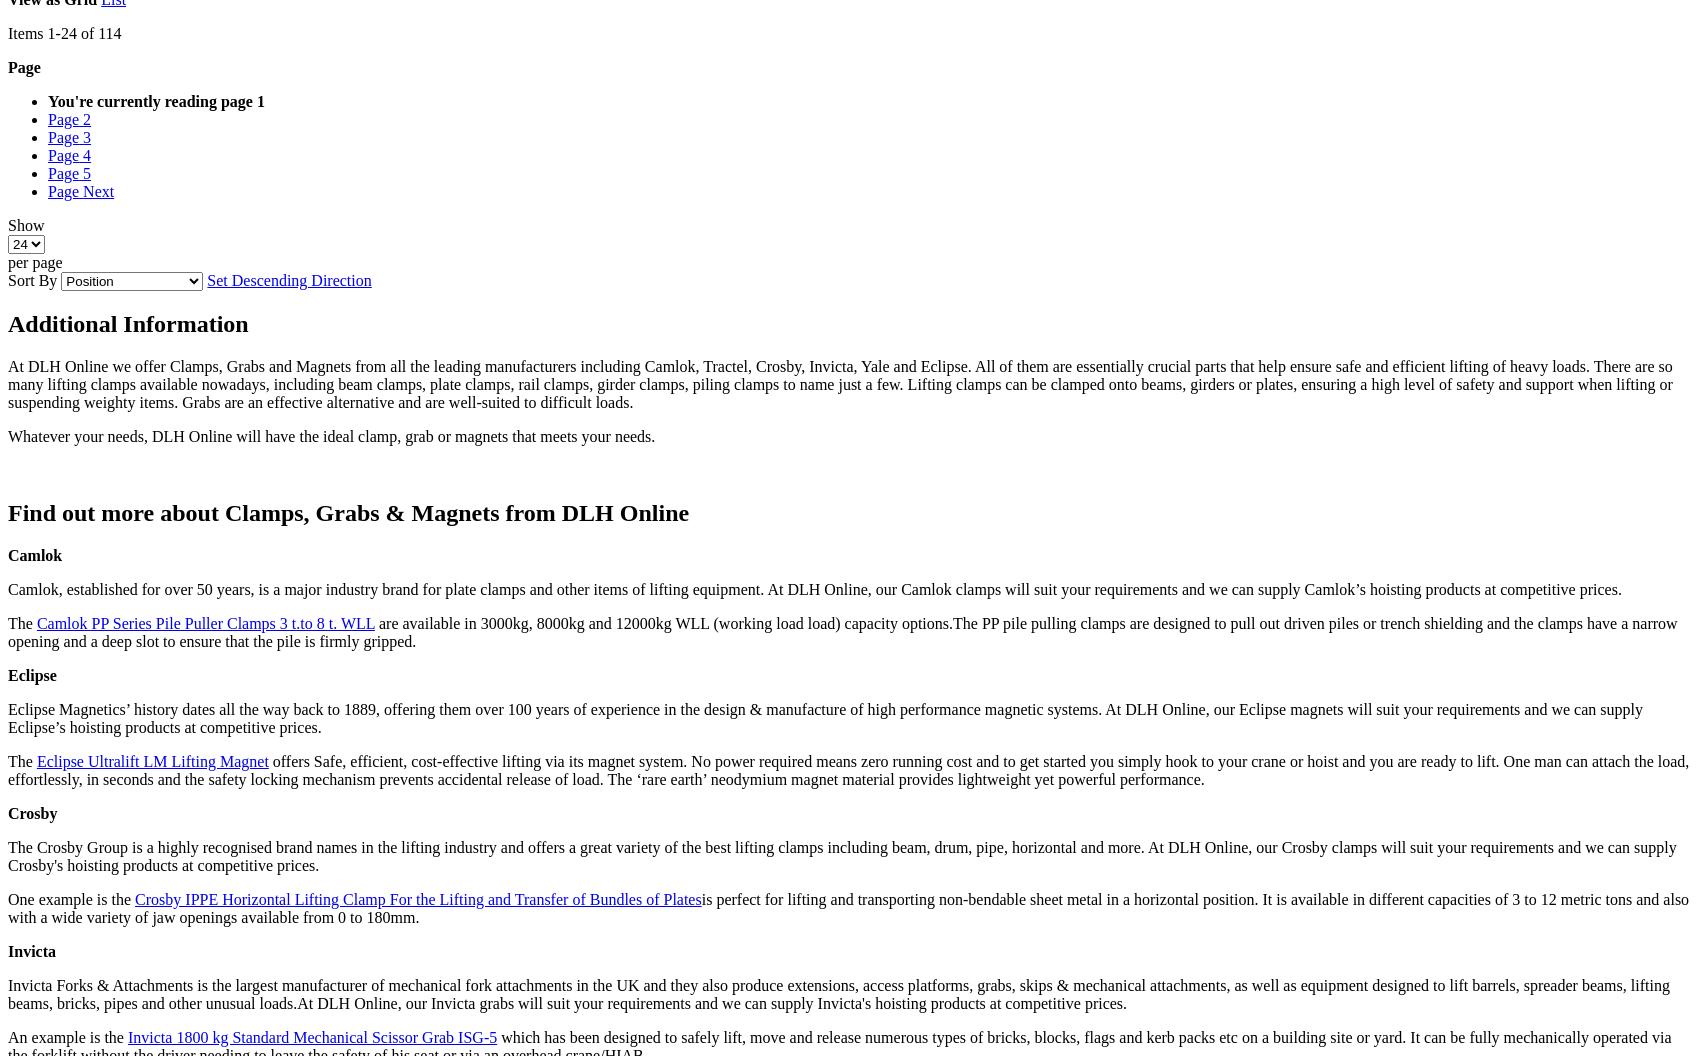  I want to click on 'Camlok, established for over 50 years, is a major industry brand for plate clamps and other items of lifting equipment. At DLH Online, our Camlok clamps will suit your requirements and we can supply Camlok’s hoisting products at competitive prices.', so click(813, 589).